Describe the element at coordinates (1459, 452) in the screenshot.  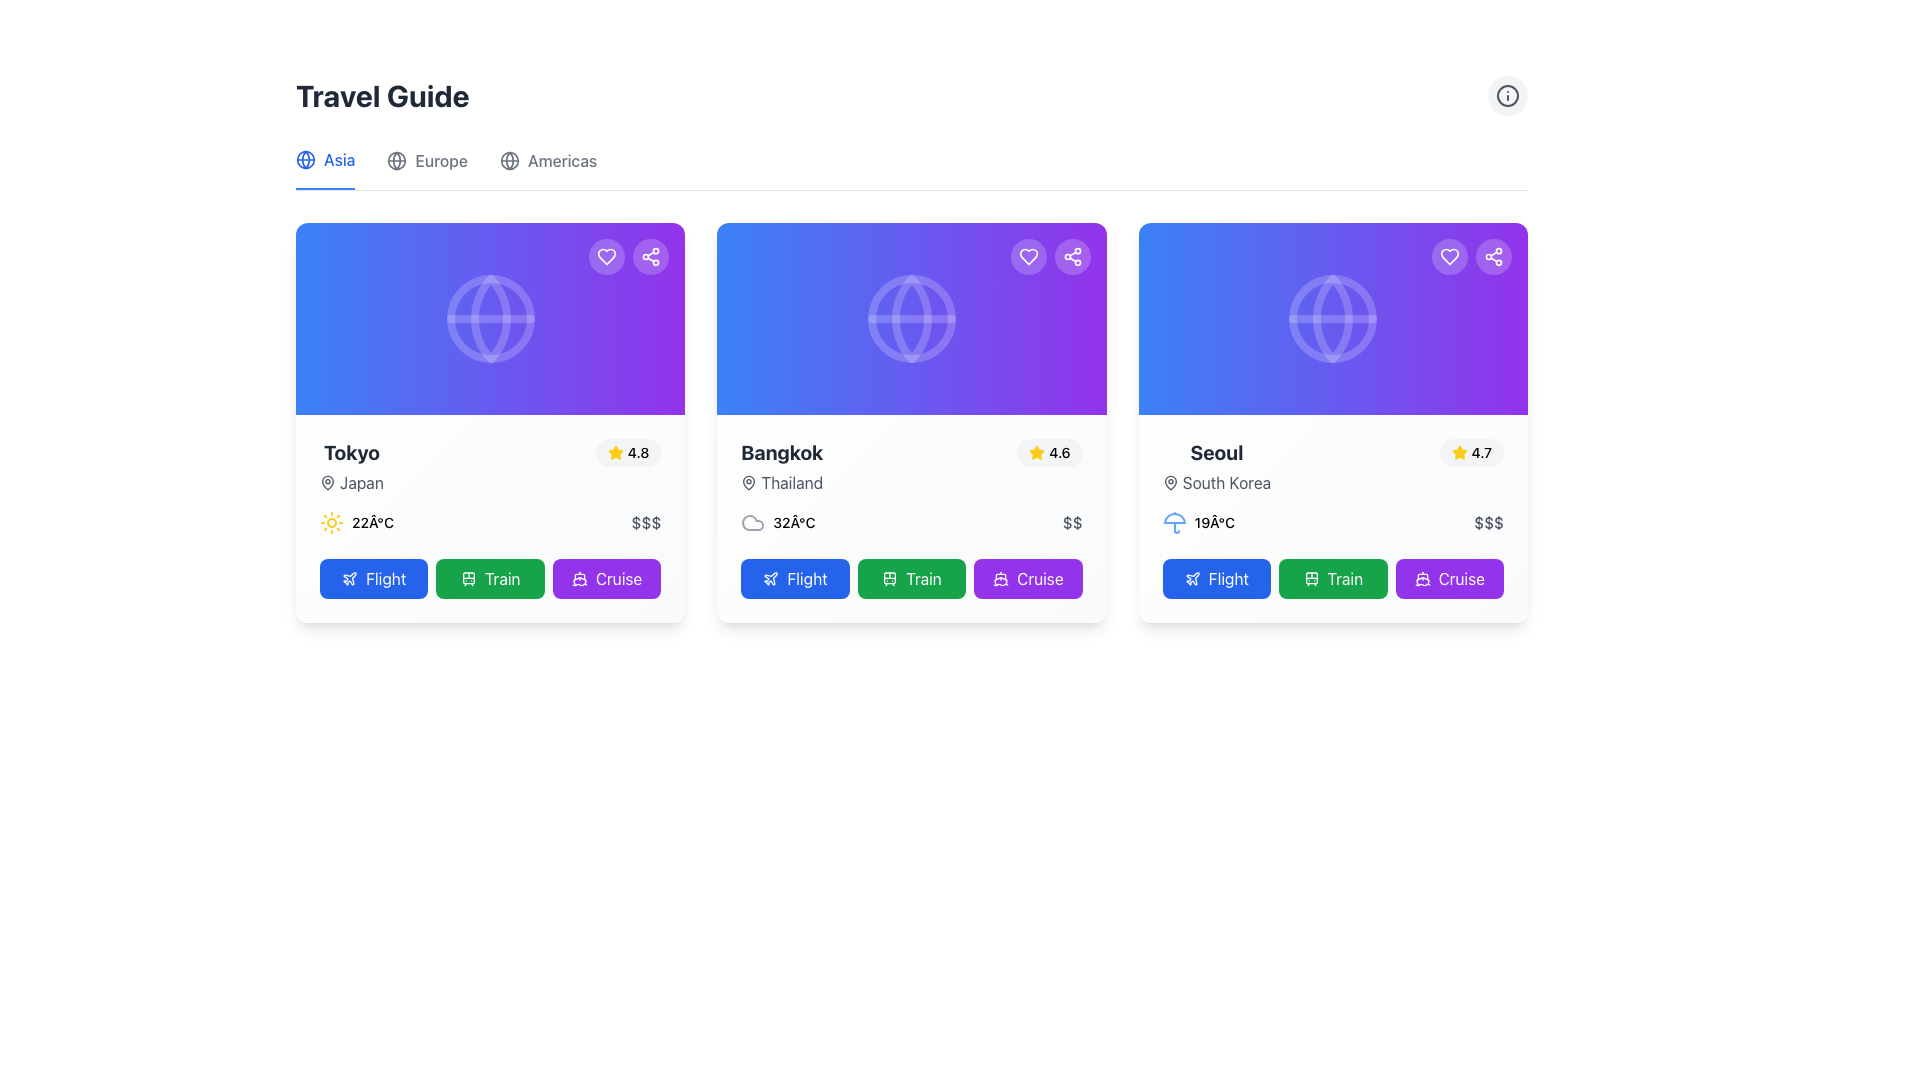
I see `the decorative star icon indicating the rating of '4.7' for the 'Seoul' card, which is located at the top-right of the card layout` at that location.